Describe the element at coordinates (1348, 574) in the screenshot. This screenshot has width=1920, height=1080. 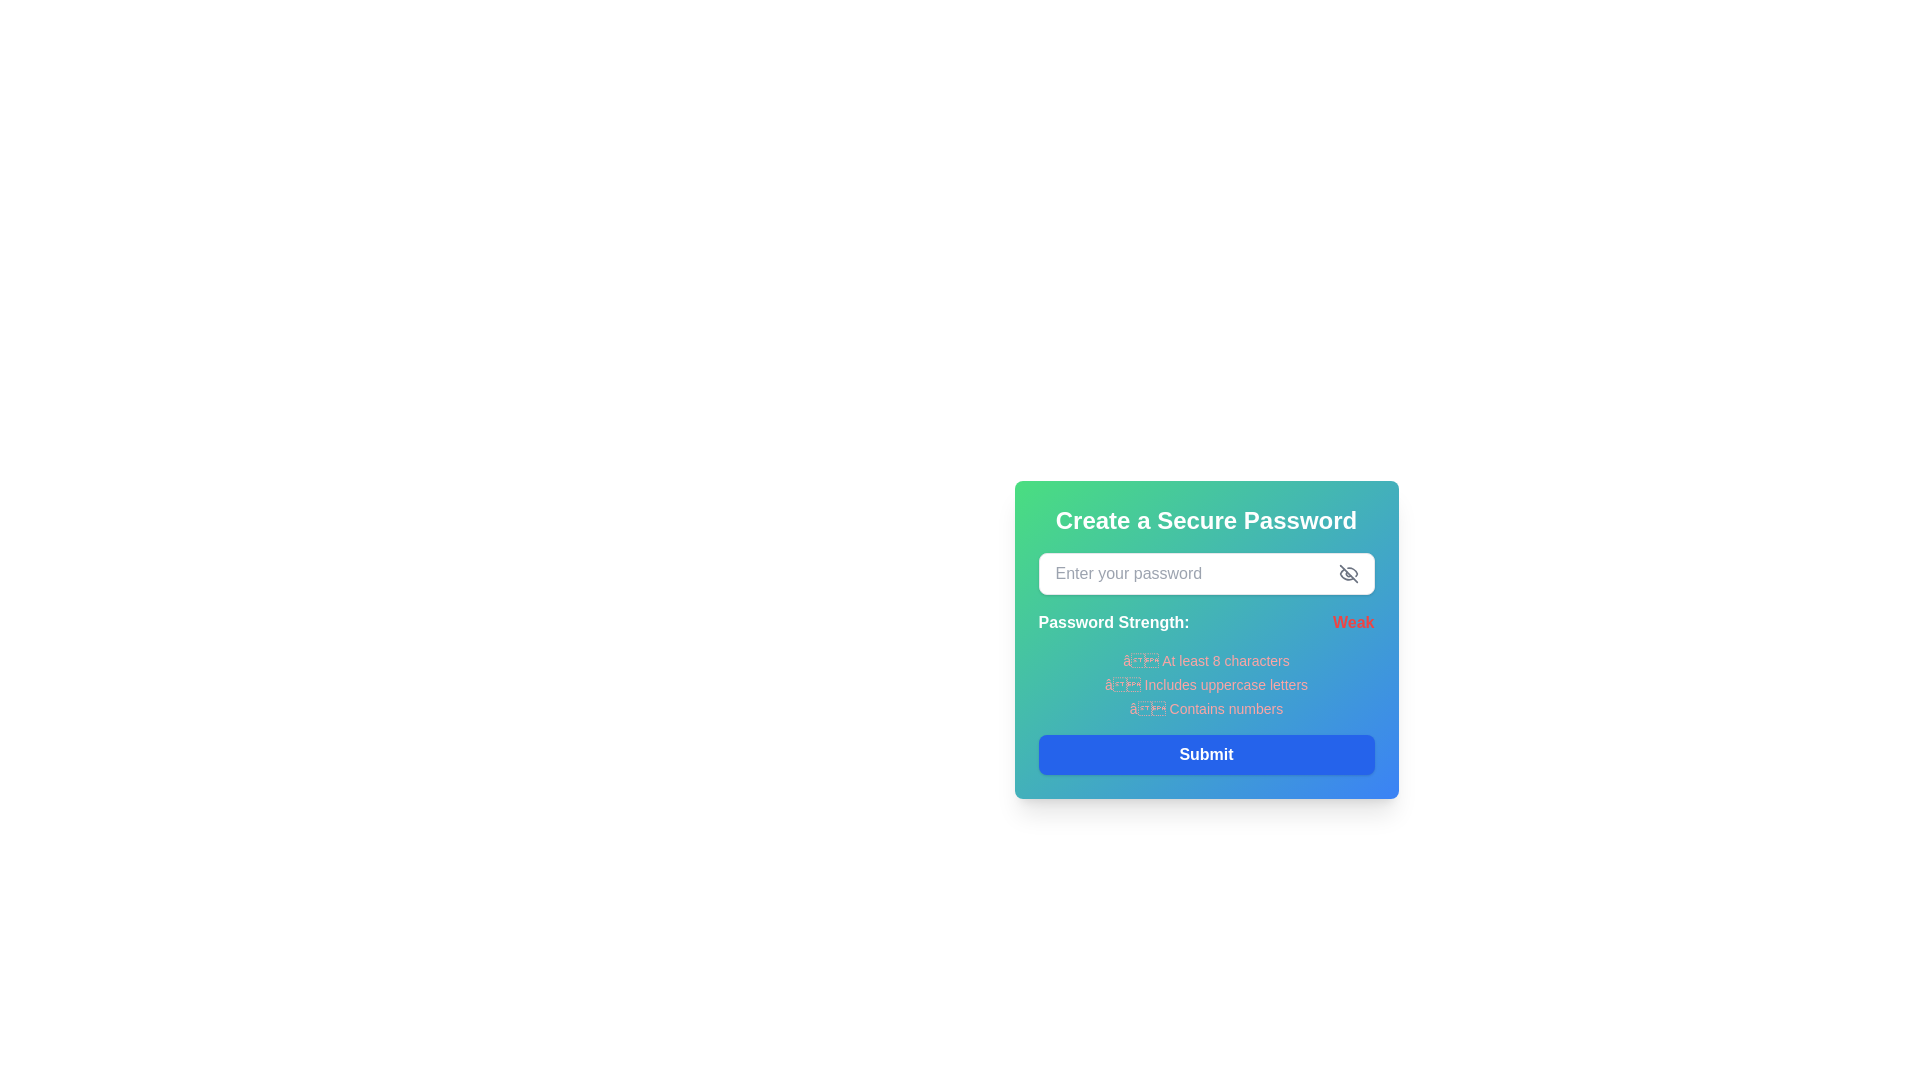
I see `the button that toggles the visibility of the password input field to change its color` at that location.